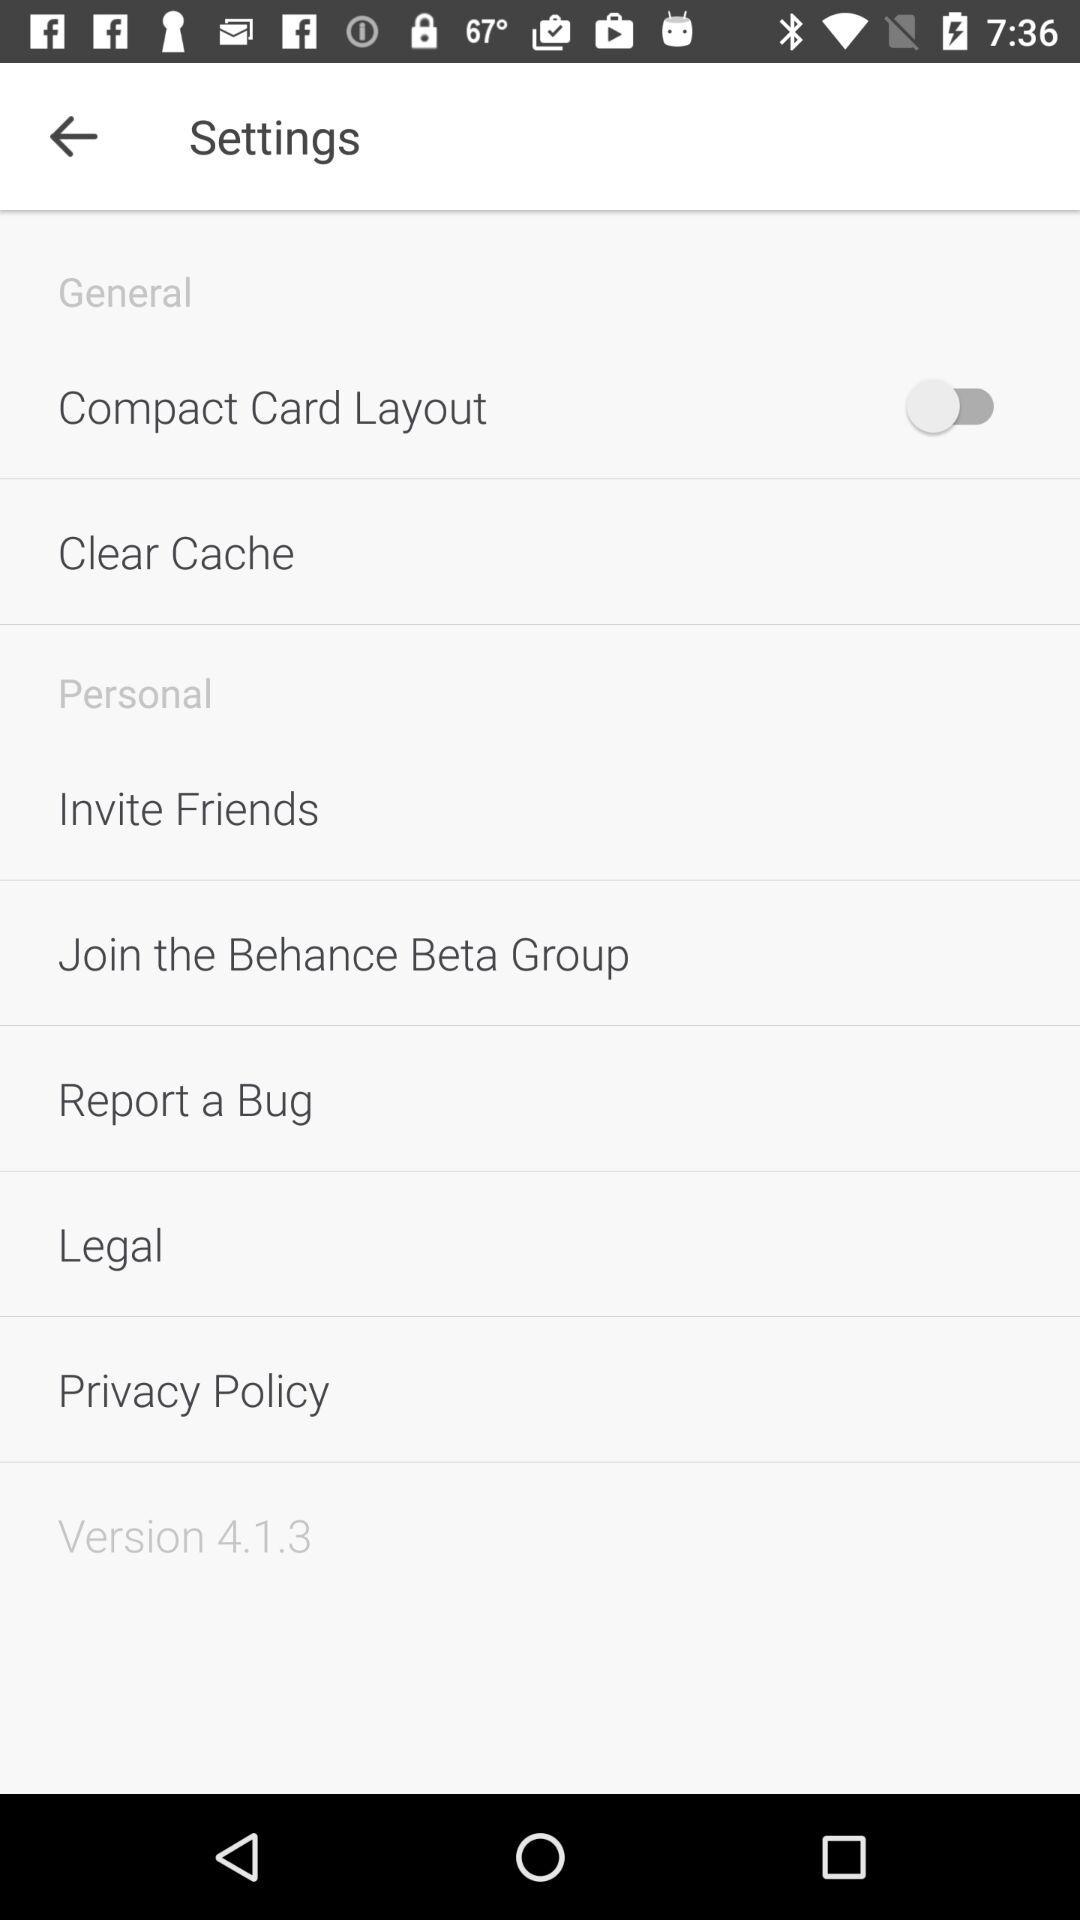 The height and width of the screenshot is (1920, 1080). Describe the element at coordinates (540, 1242) in the screenshot. I see `legal item` at that location.